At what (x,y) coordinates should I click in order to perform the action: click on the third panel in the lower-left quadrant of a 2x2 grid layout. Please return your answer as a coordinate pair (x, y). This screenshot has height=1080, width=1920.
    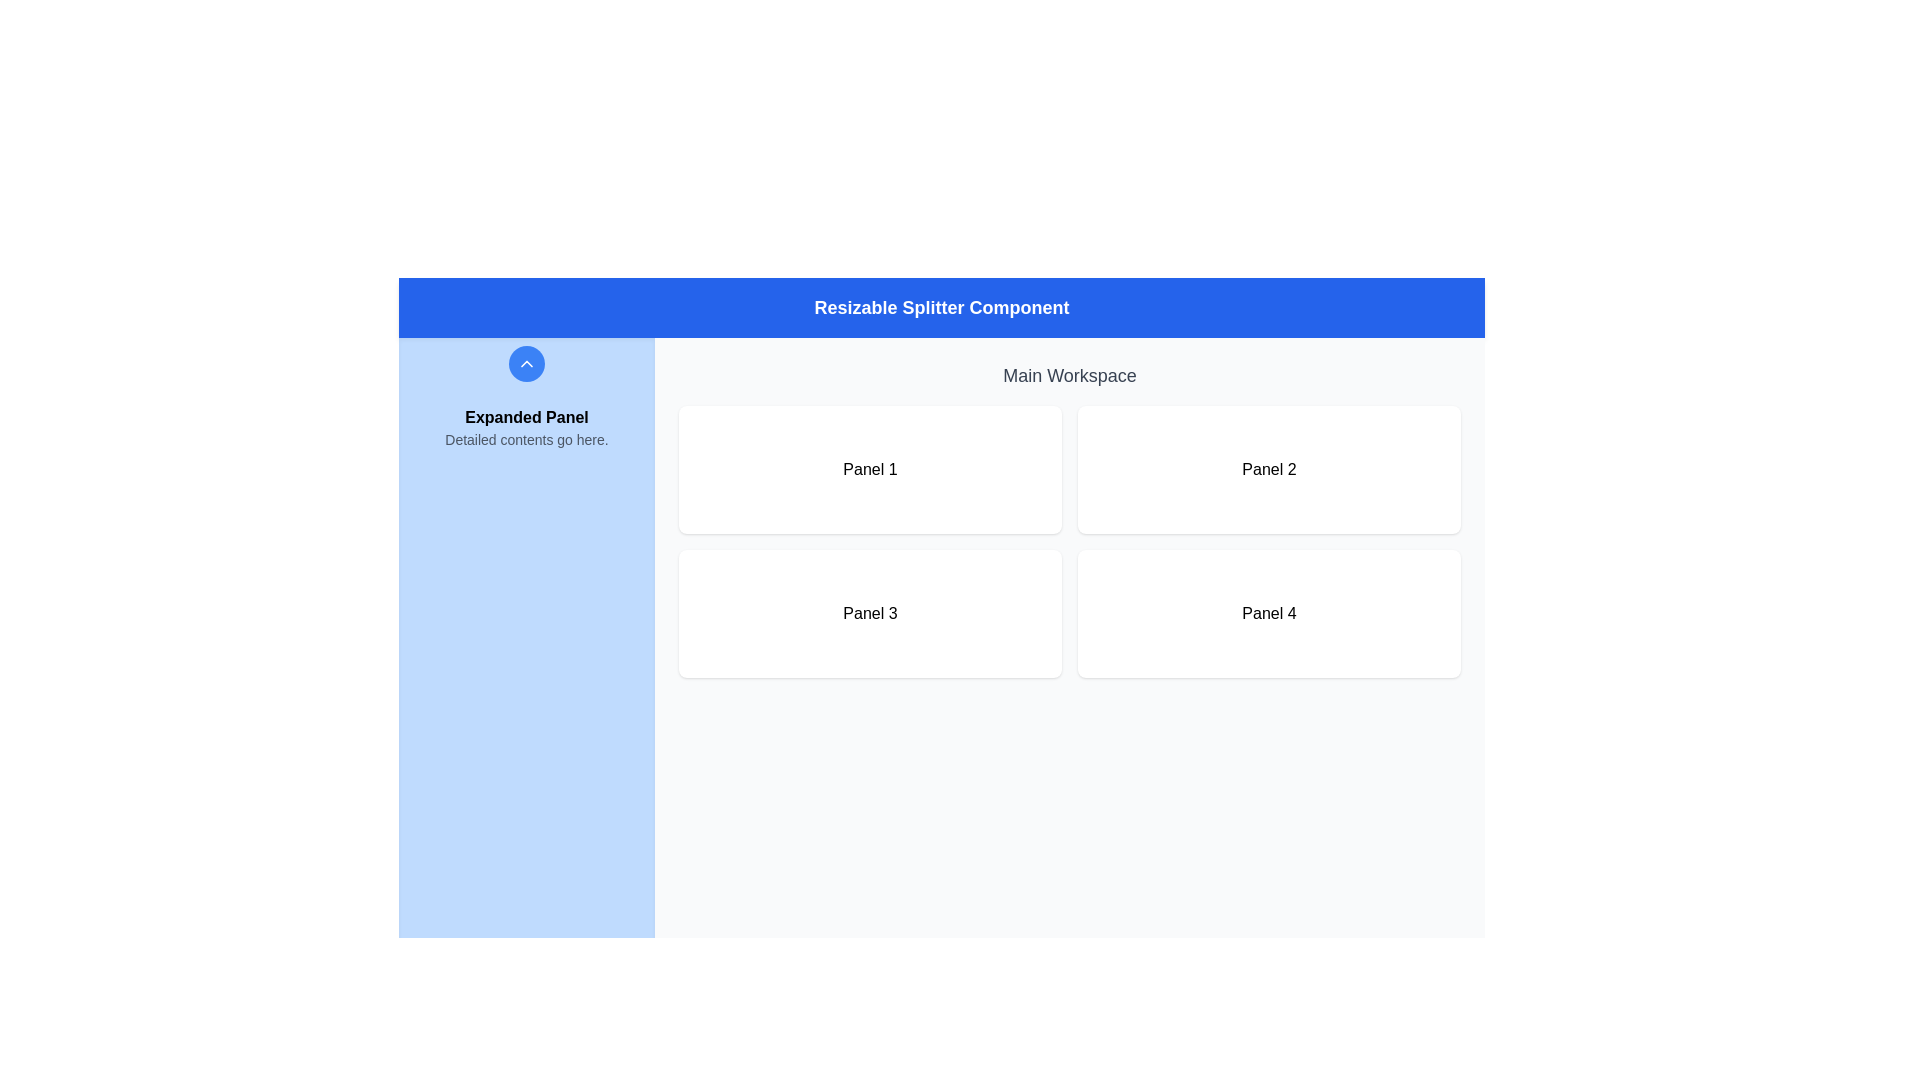
    Looking at the image, I should click on (870, 612).